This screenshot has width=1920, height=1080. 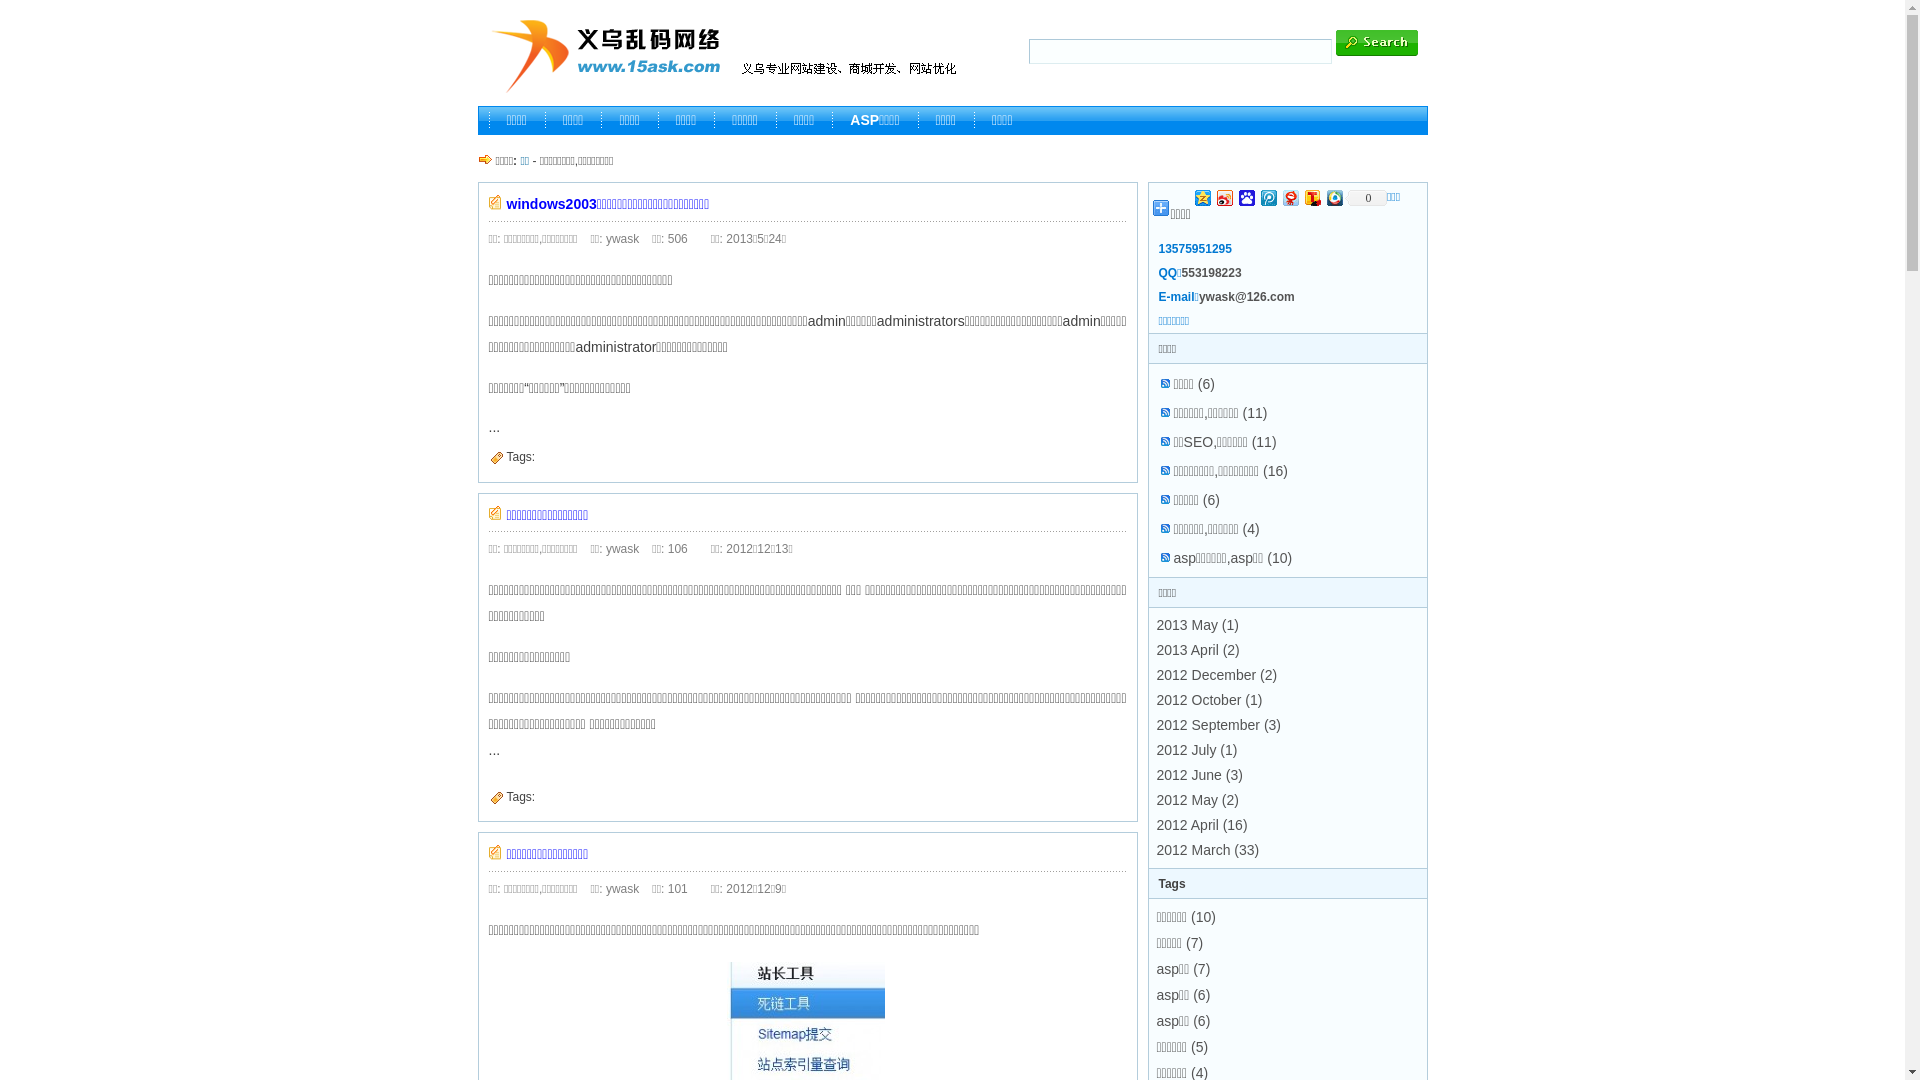 What do you see at coordinates (1156, 749) in the screenshot?
I see `'2012 July (1)'` at bounding box center [1156, 749].